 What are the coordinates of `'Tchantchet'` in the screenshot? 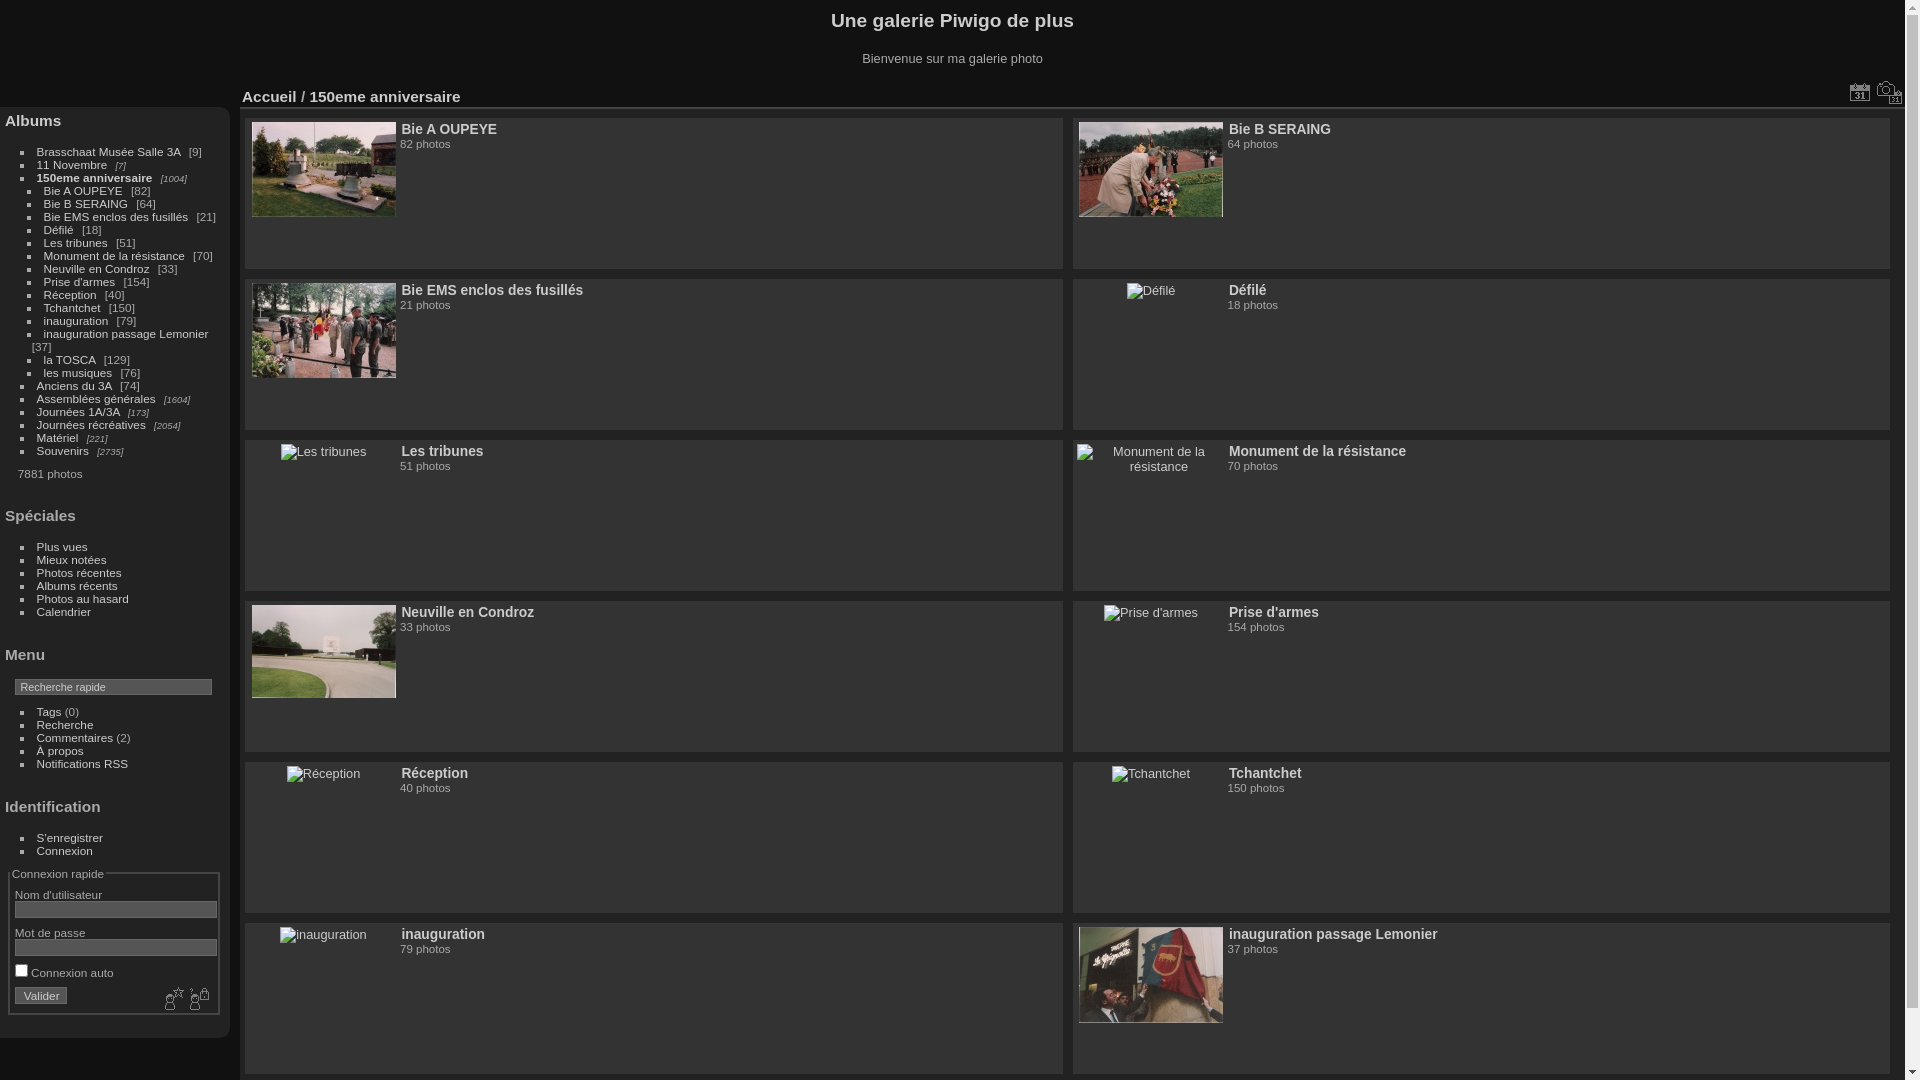 It's located at (1264, 771).